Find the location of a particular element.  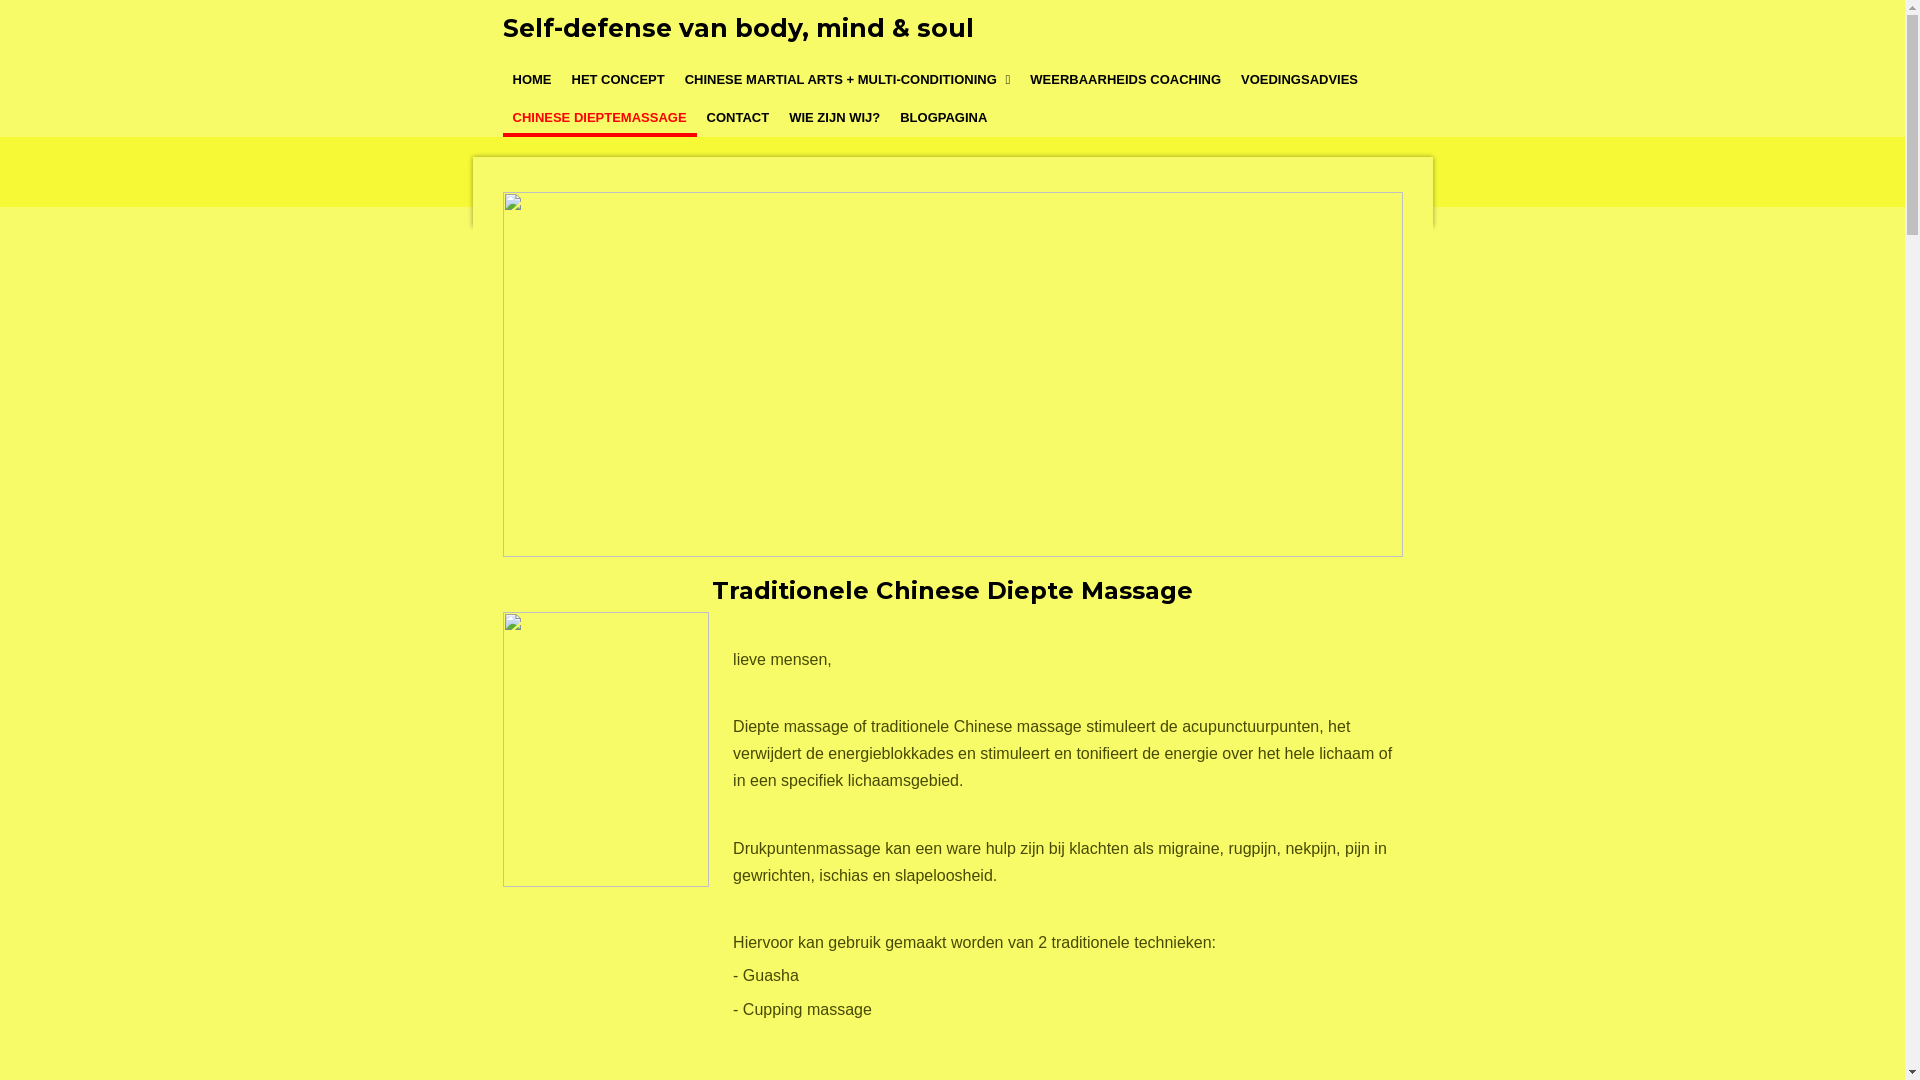

'HOME' is located at coordinates (531, 79).